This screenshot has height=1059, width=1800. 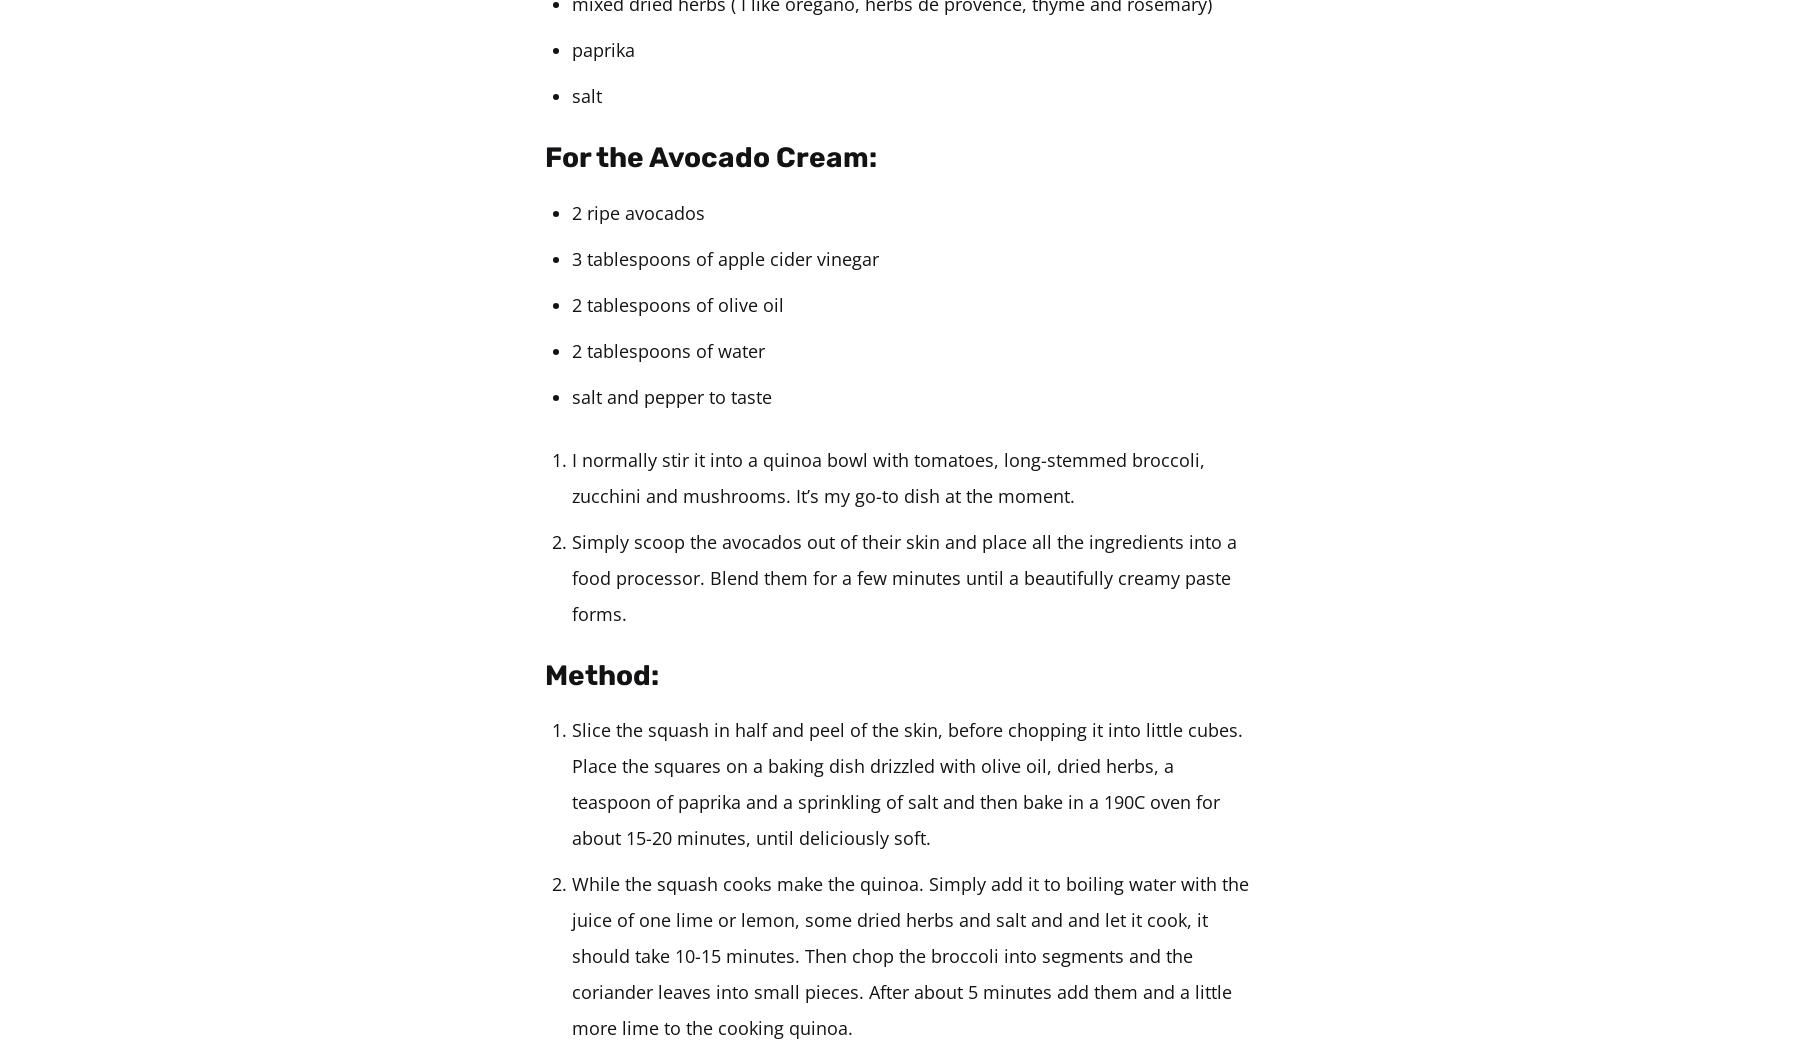 I want to click on '2 tablespoons of olive oil', so click(x=677, y=304).